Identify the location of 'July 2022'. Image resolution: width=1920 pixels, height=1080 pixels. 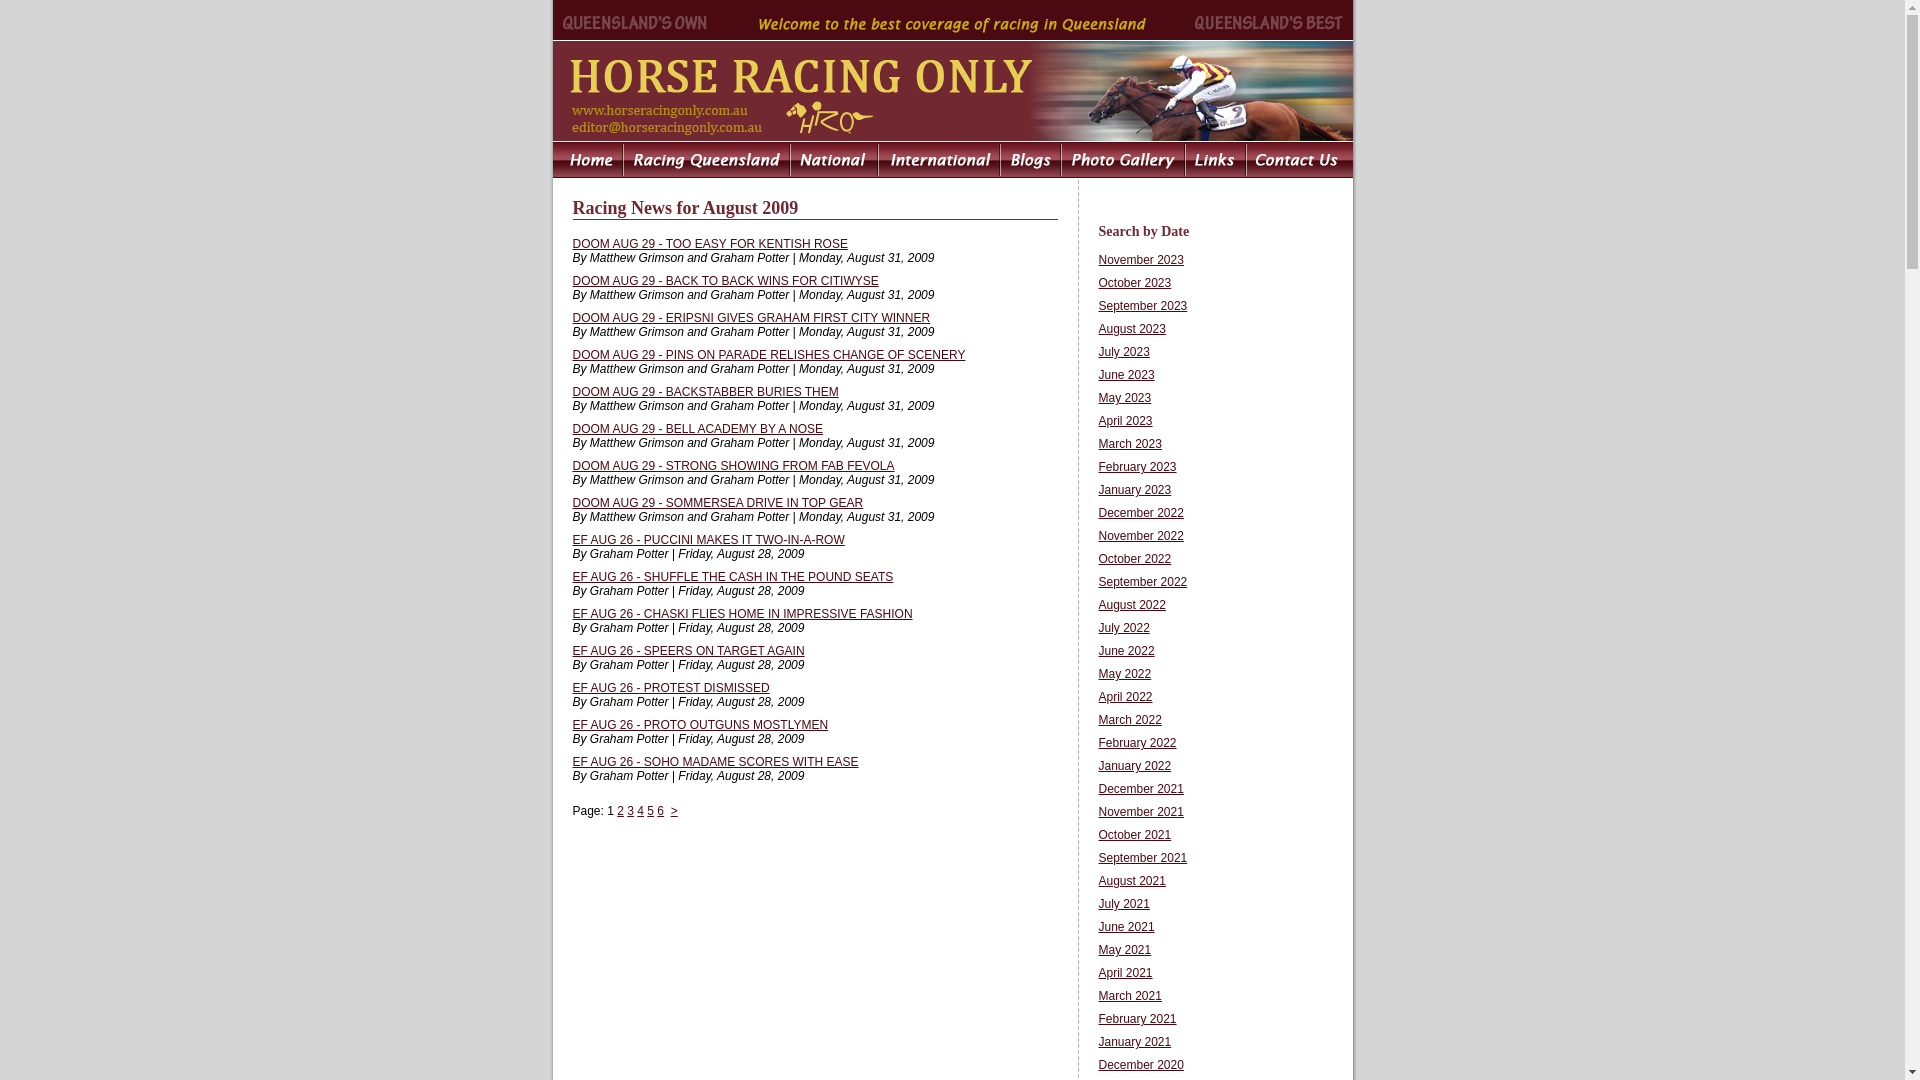
(1123, 627).